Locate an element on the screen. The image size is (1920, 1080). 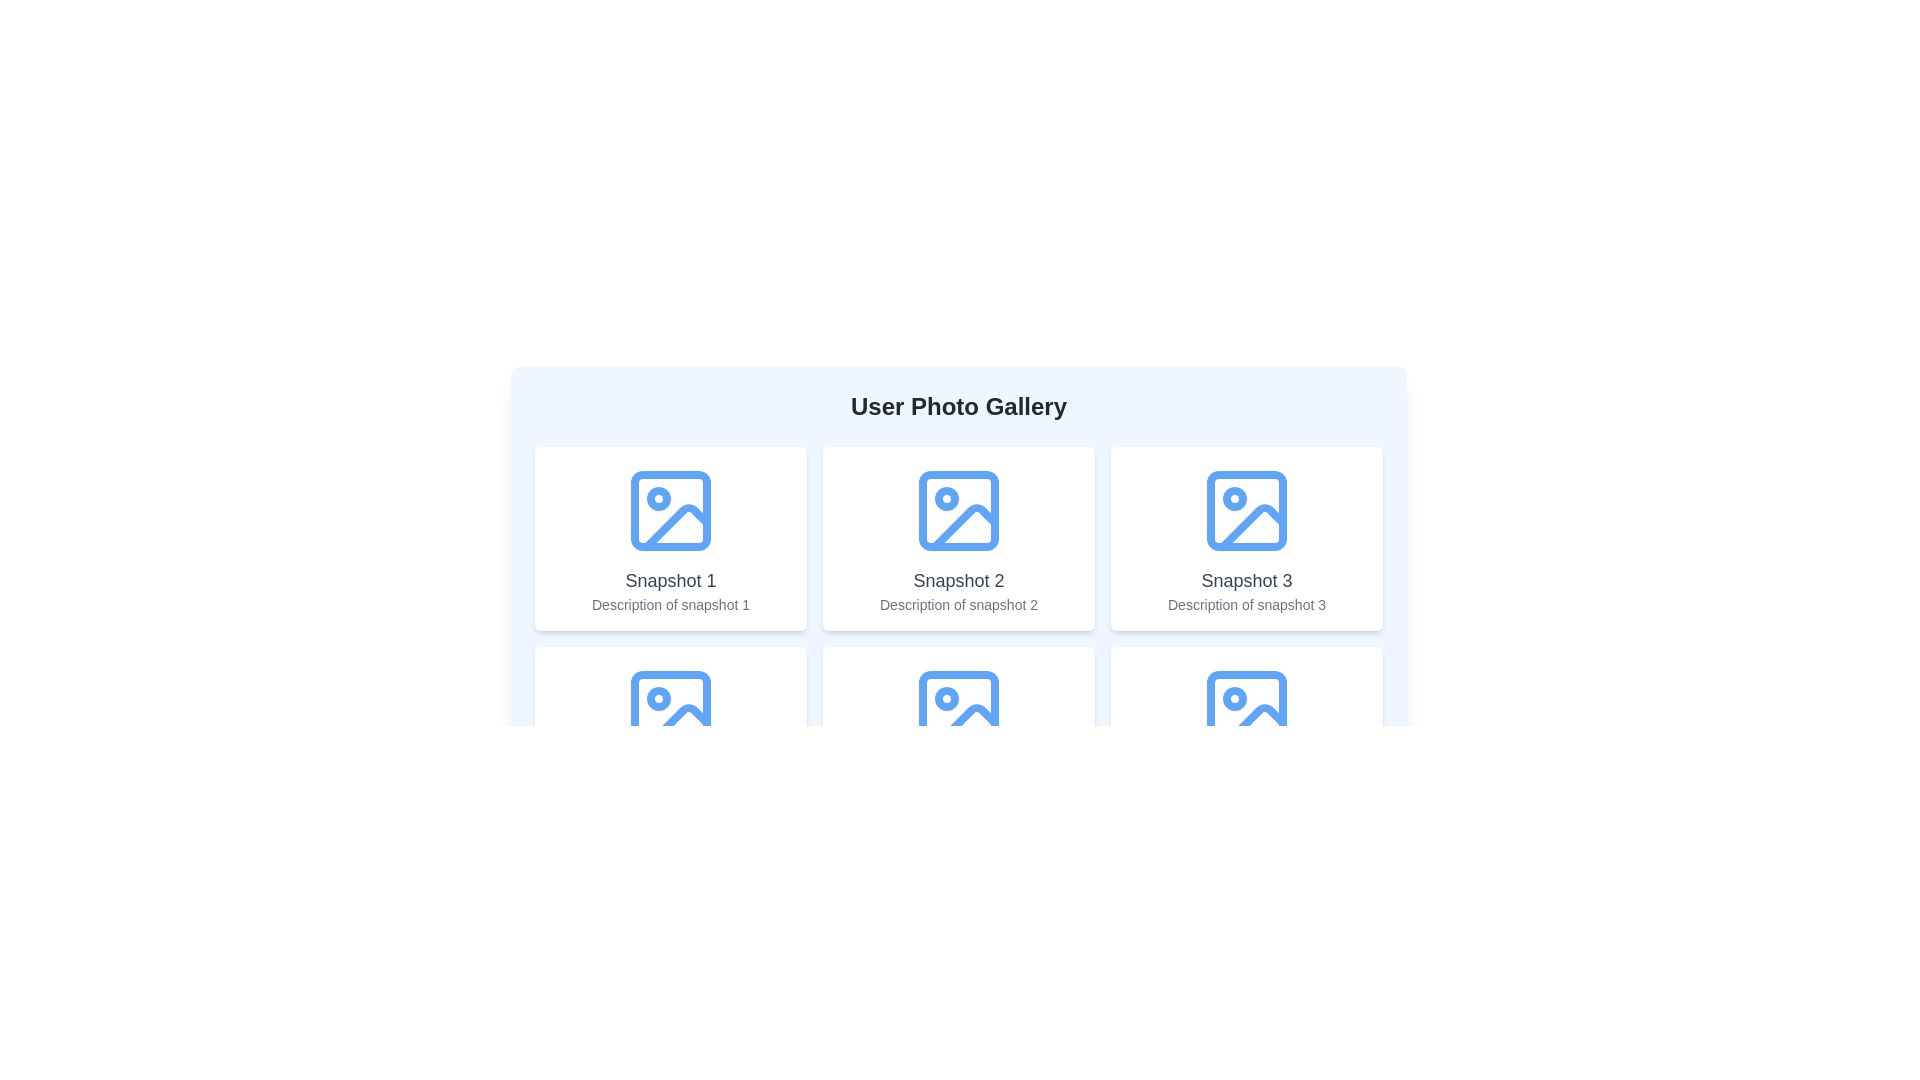
the icon in the User Photo Gallery section, which features a blue outline with a rectangle and rounded corners, containing a circle and a diagonal line, located above 'Snapshot 2' and its description is located at coordinates (958, 509).